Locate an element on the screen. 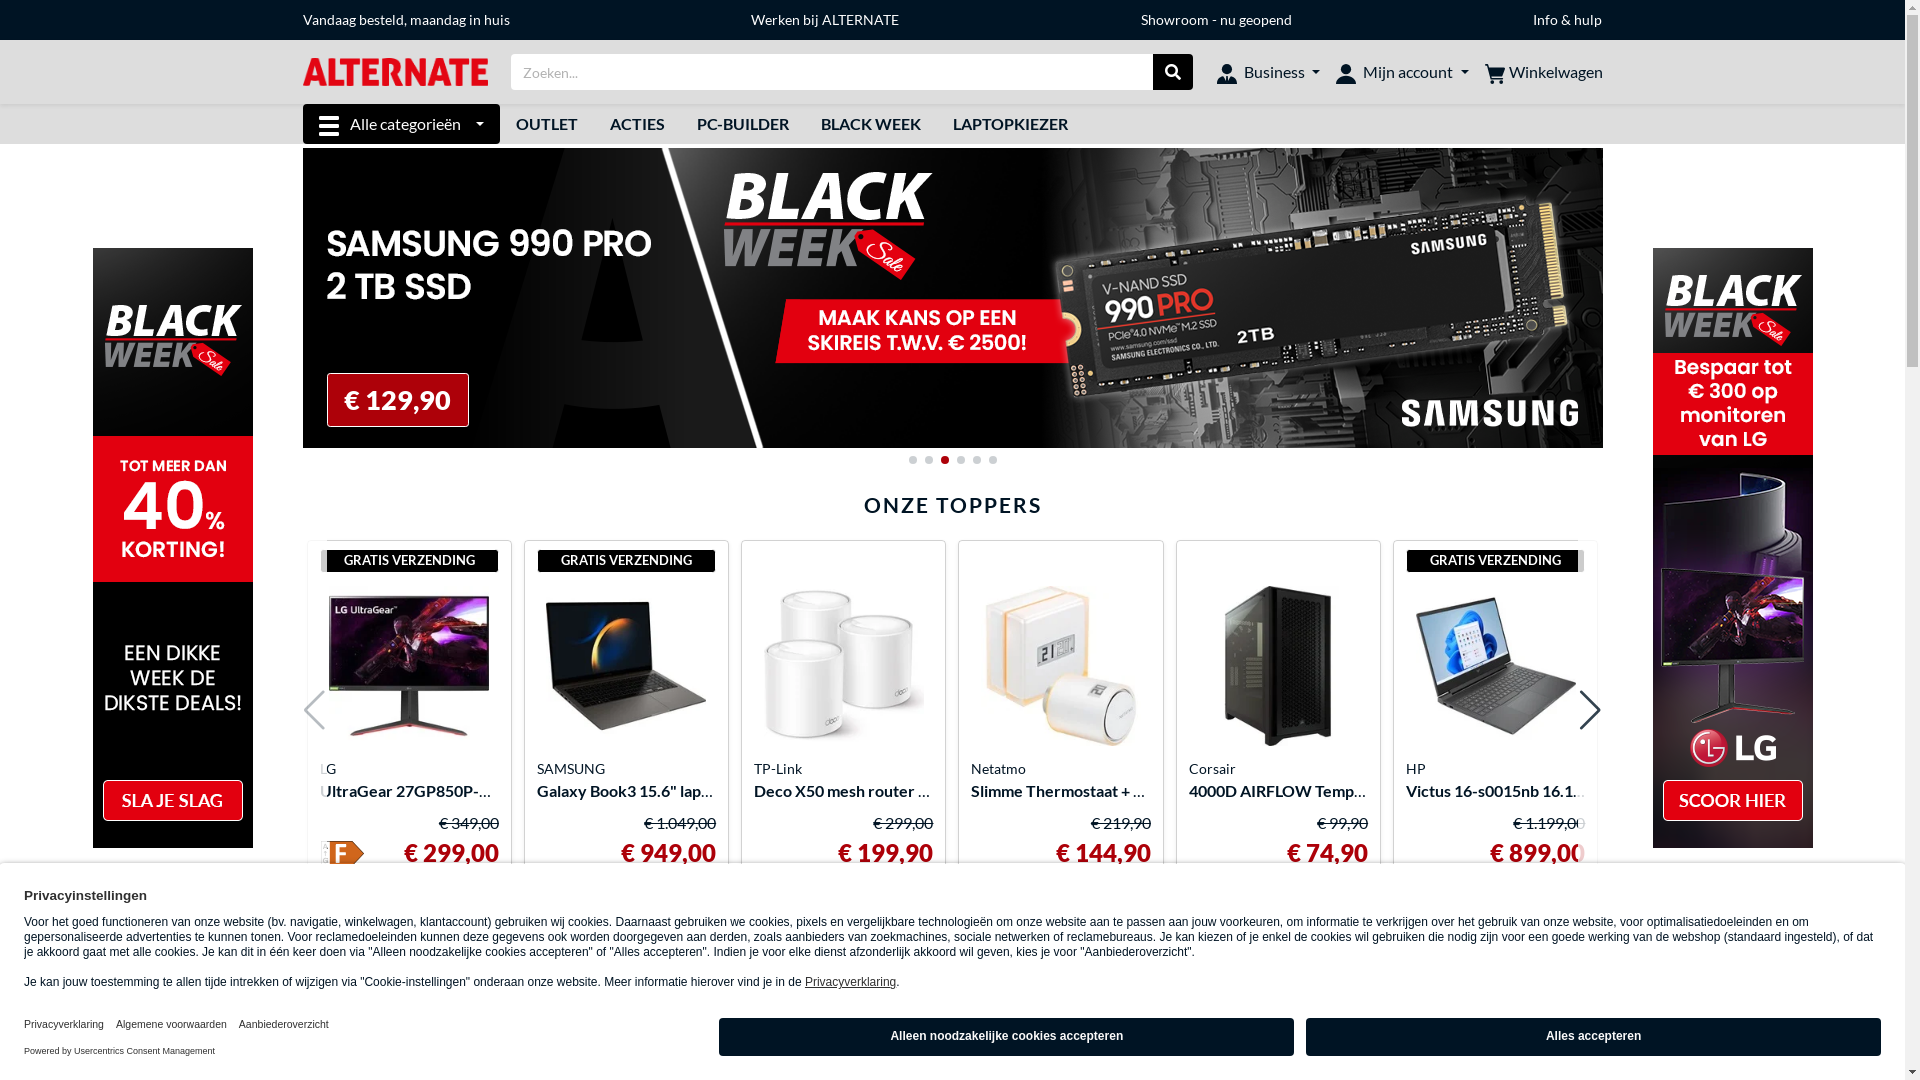 Image resolution: width=1920 pixels, height=1080 pixels. 'OUTLET' is located at coordinates (547, 123).